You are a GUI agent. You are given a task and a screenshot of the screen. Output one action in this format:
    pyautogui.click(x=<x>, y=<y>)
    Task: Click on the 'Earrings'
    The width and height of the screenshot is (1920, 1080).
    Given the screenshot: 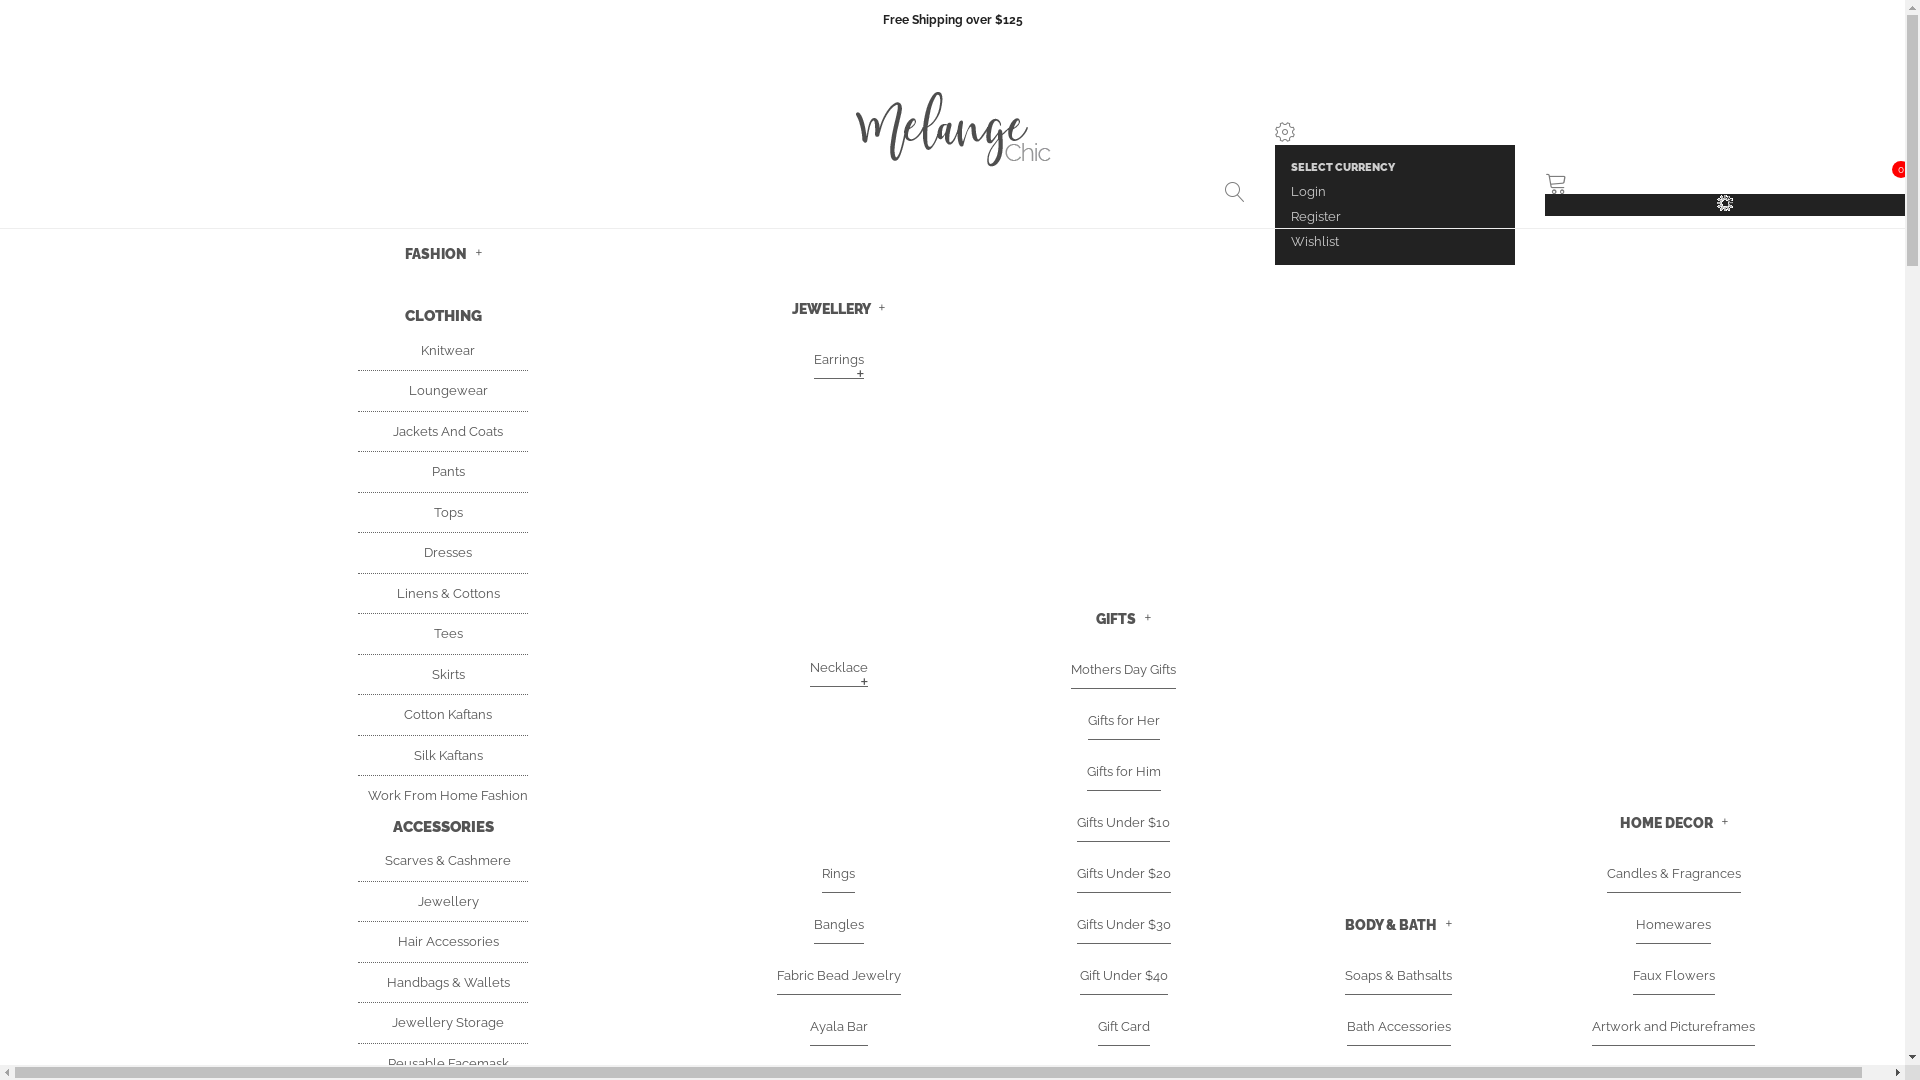 What is the action you would take?
    pyautogui.click(x=839, y=358)
    